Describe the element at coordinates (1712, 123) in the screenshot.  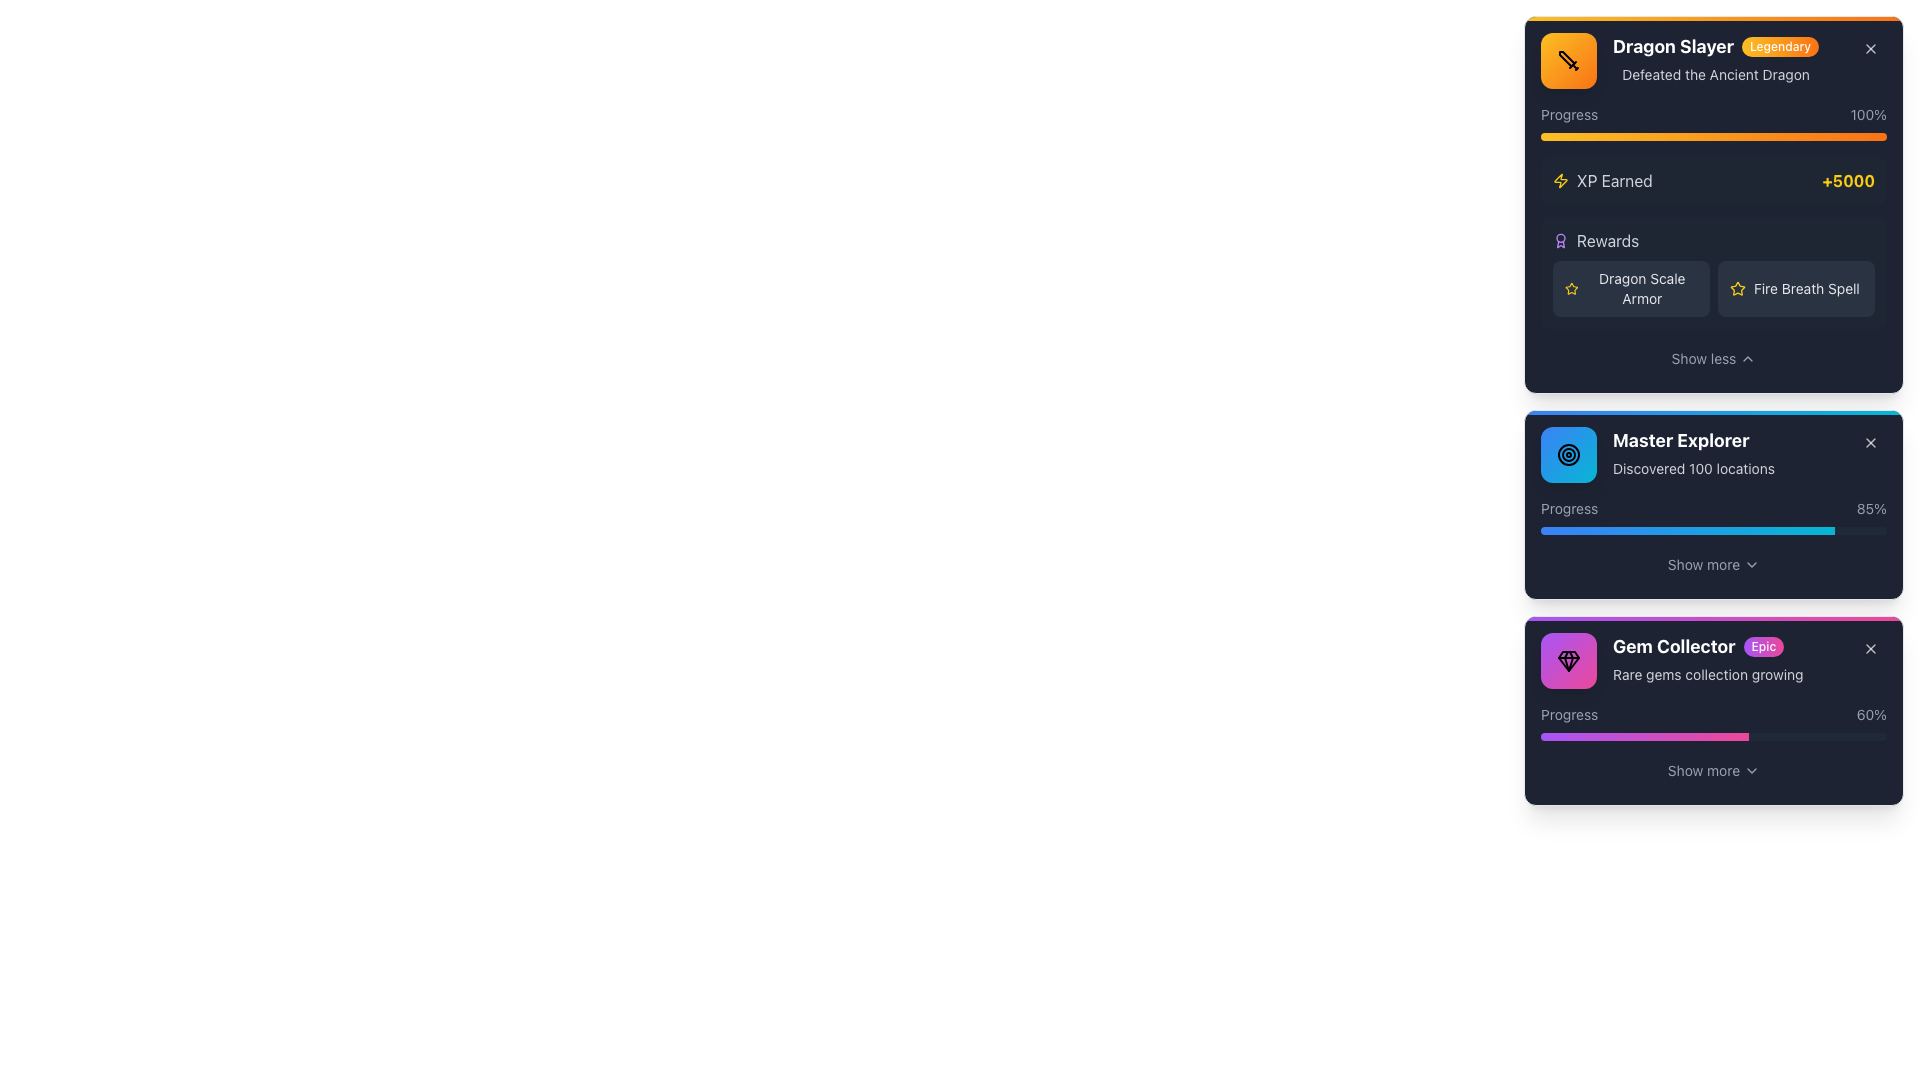
I see `visual progress of the Progress indicator in the first achievement card labeled 'Dragon Slayer', which visually depicts the progress of the task` at that location.